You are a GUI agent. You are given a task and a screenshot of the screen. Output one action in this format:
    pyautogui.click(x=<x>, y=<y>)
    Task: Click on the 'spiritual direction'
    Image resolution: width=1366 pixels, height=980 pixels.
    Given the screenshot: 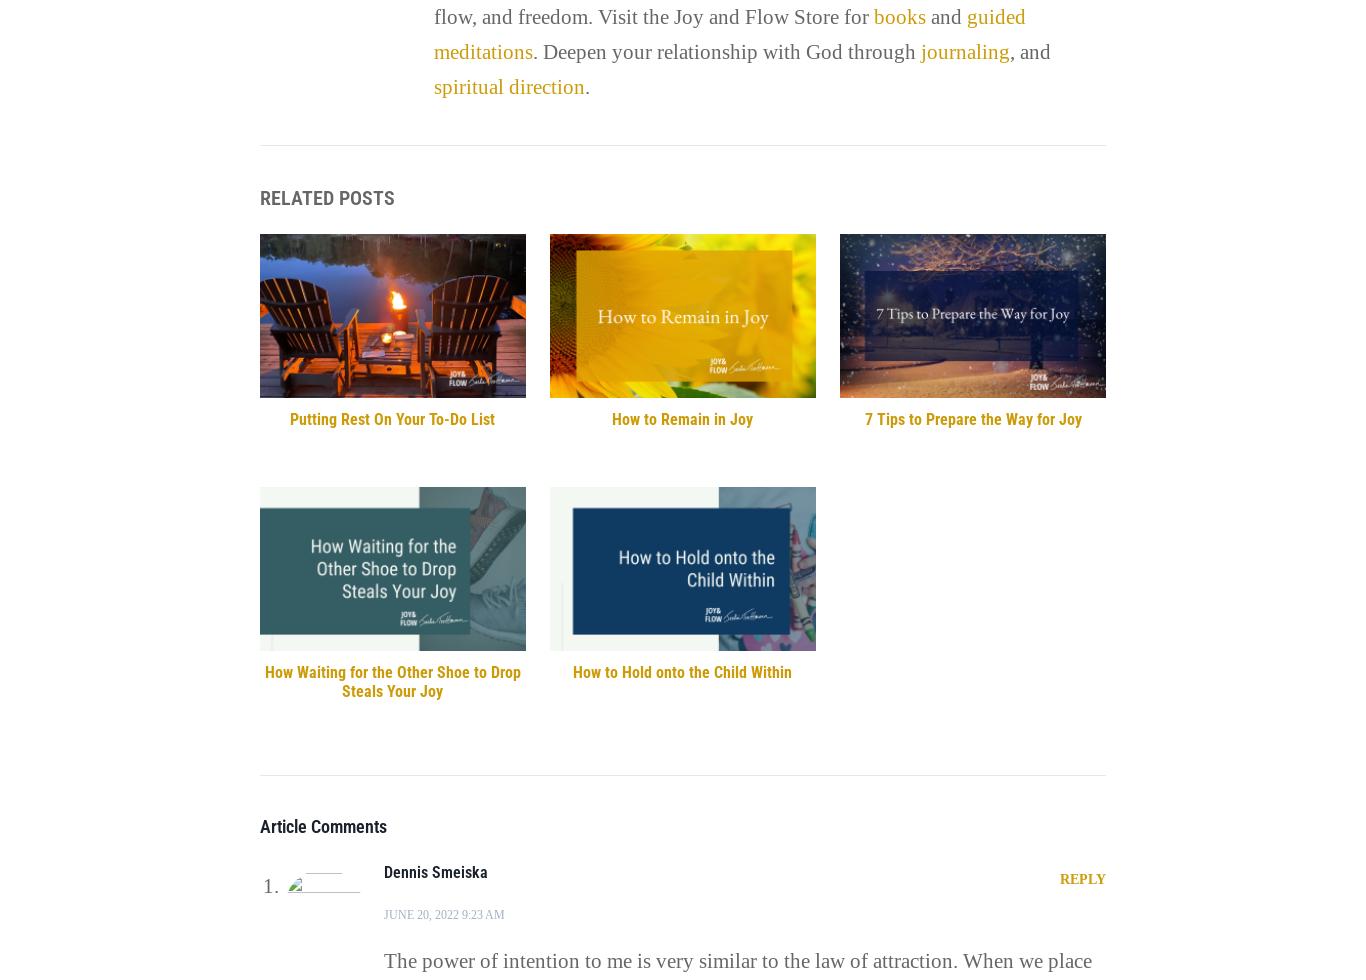 What is the action you would take?
    pyautogui.click(x=508, y=86)
    